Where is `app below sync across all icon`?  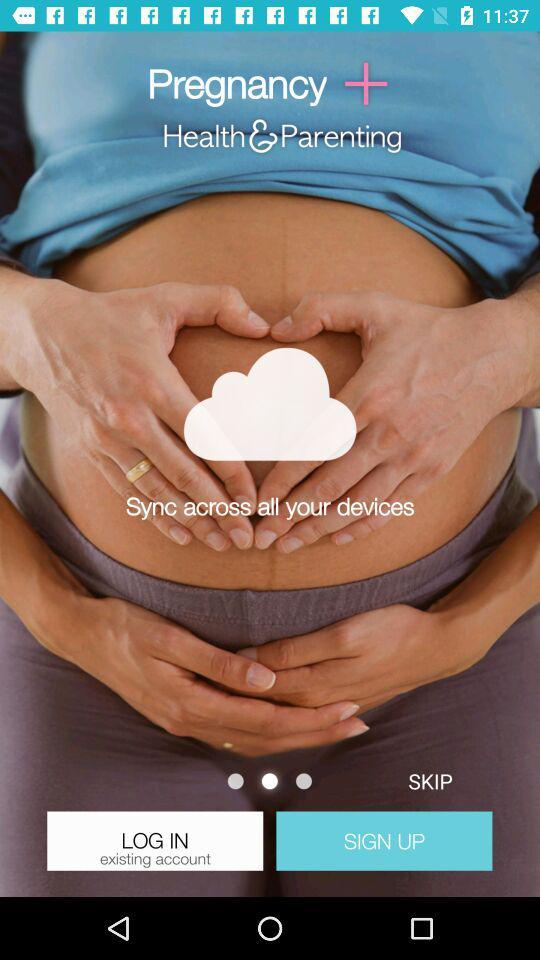 app below sync across all icon is located at coordinates (429, 781).